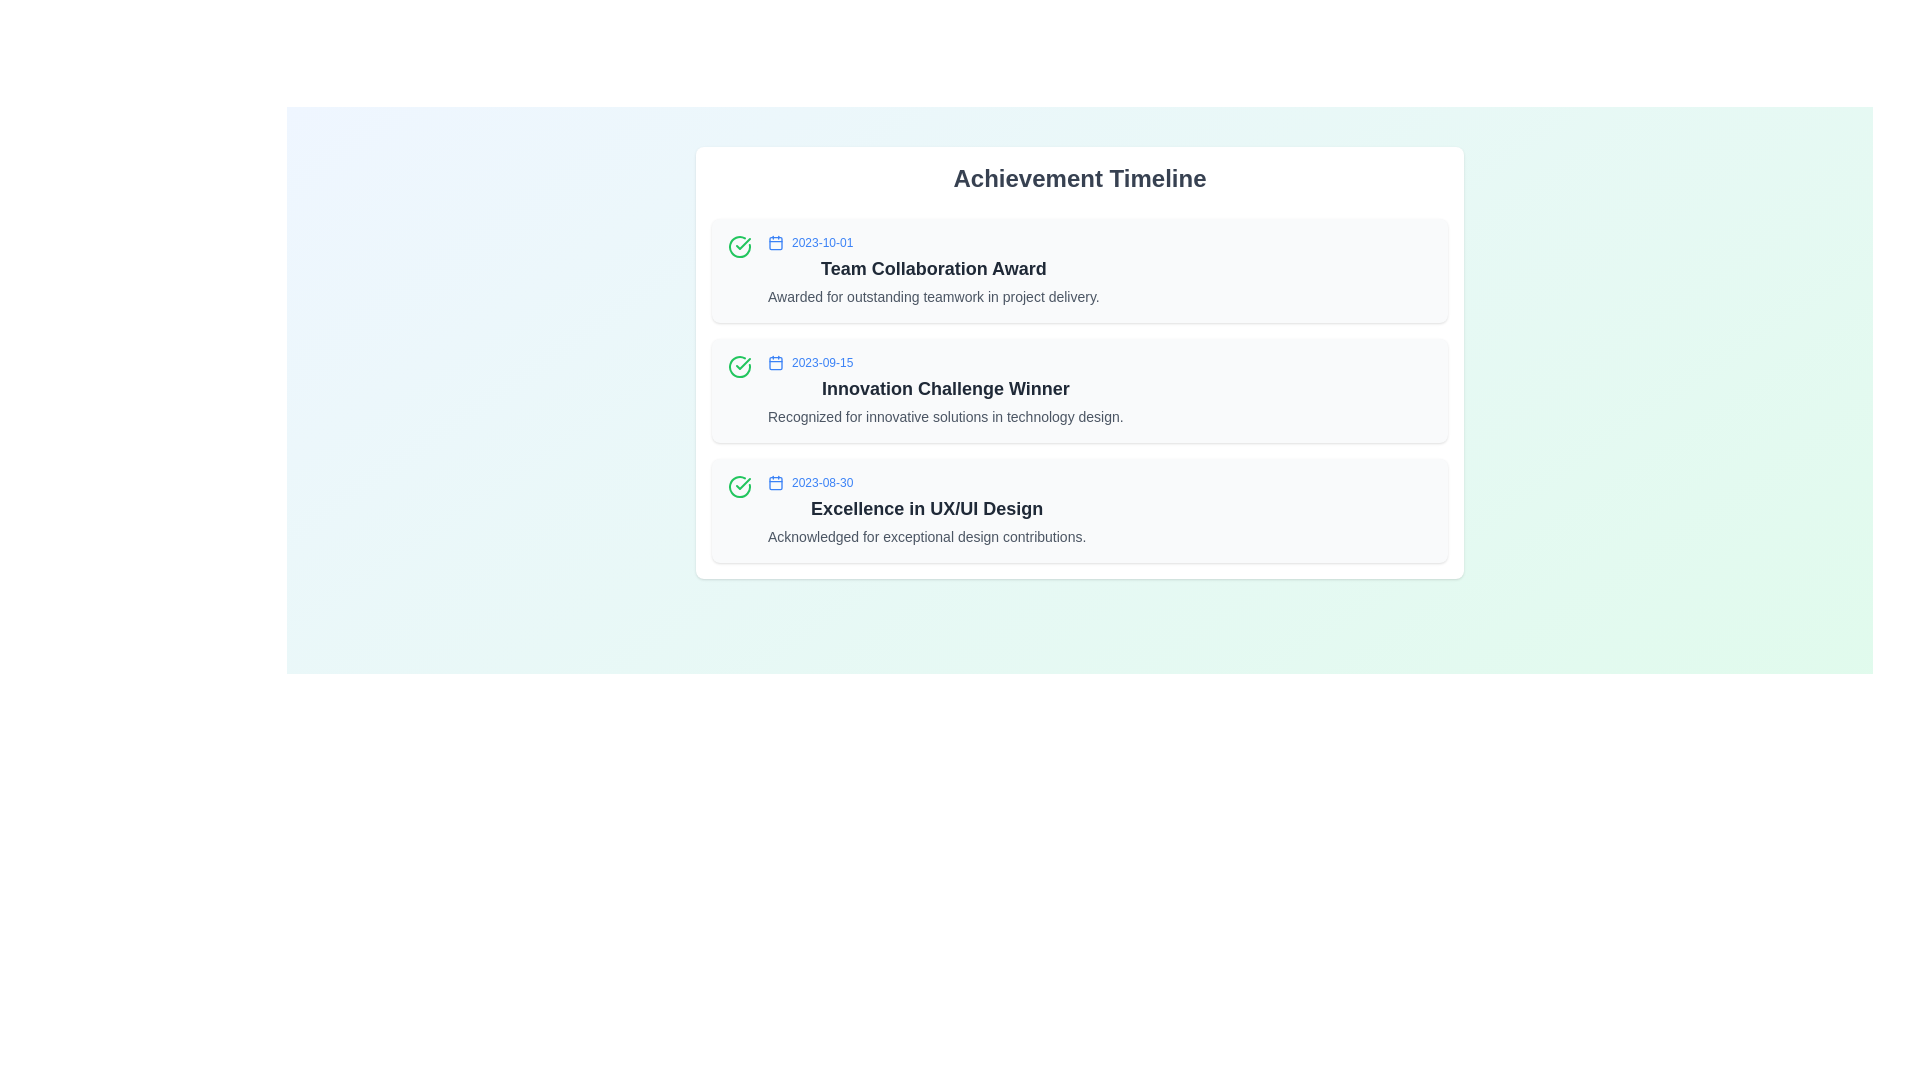 Image resolution: width=1920 pixels, height=1080 pixels. I want to click on the detailed acknowledgment text for the achievement titled 'Excellence in UX/UI Design', positioned beneath the title in the third achievement item on the timeline, so click(926, 535).